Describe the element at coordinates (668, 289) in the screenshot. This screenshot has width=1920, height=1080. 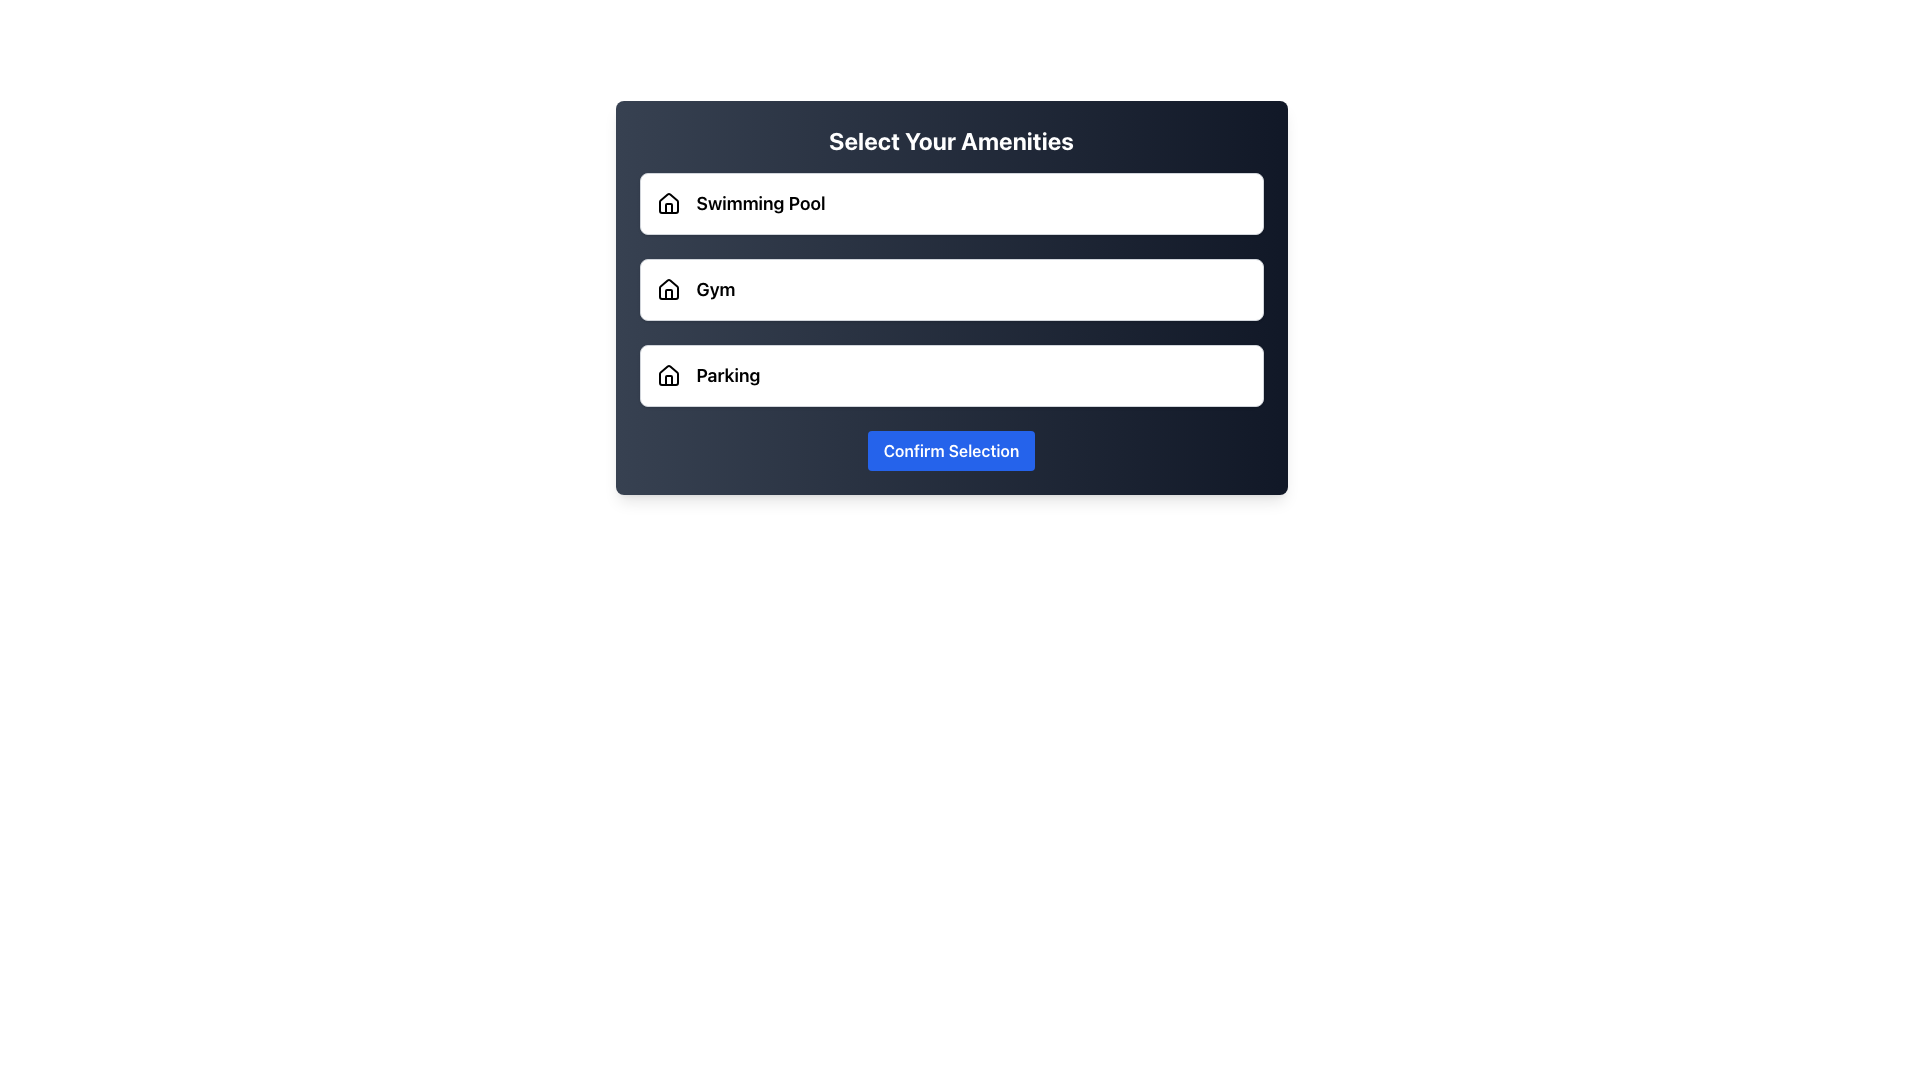
I see `the 'Gym' icon in the amenities list, which is the second item next to the label 'Gym'` at that location.